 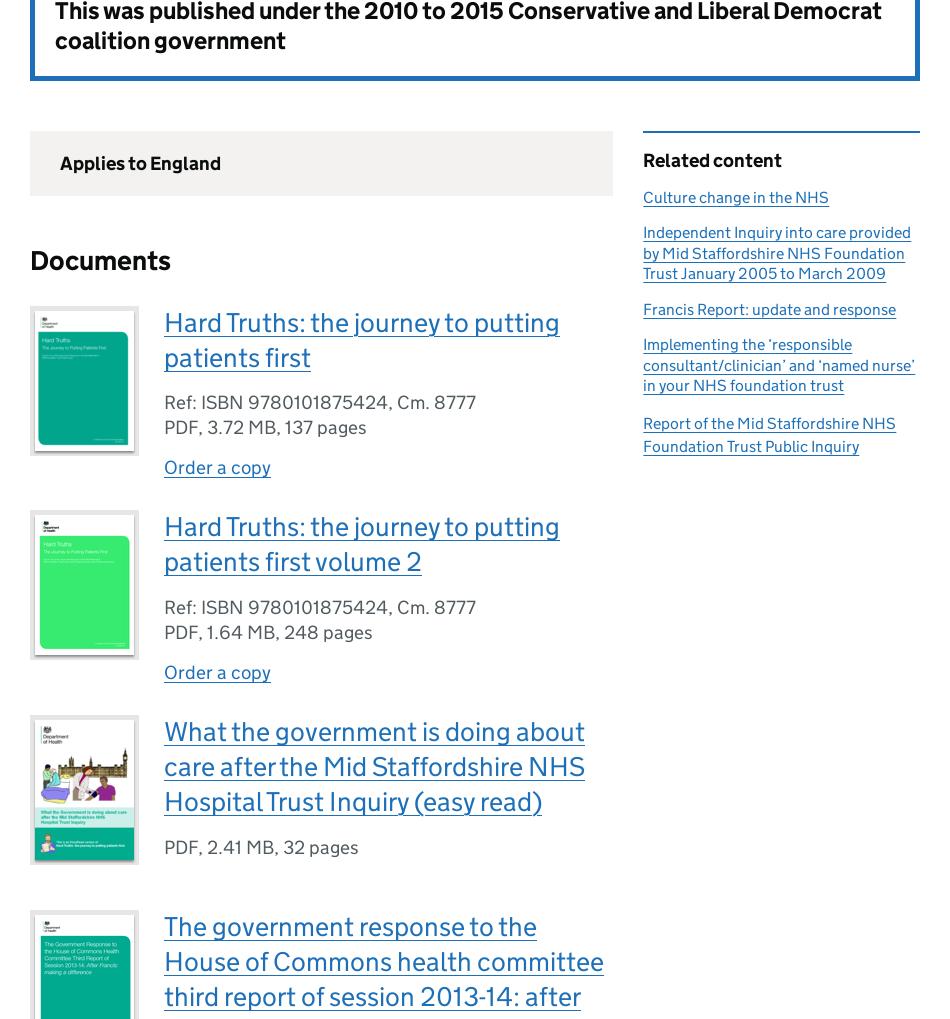 What do you see at coordinates (327, 632) in the screenshot?
I see `'248 pages'` at bounding box center [327, 632].